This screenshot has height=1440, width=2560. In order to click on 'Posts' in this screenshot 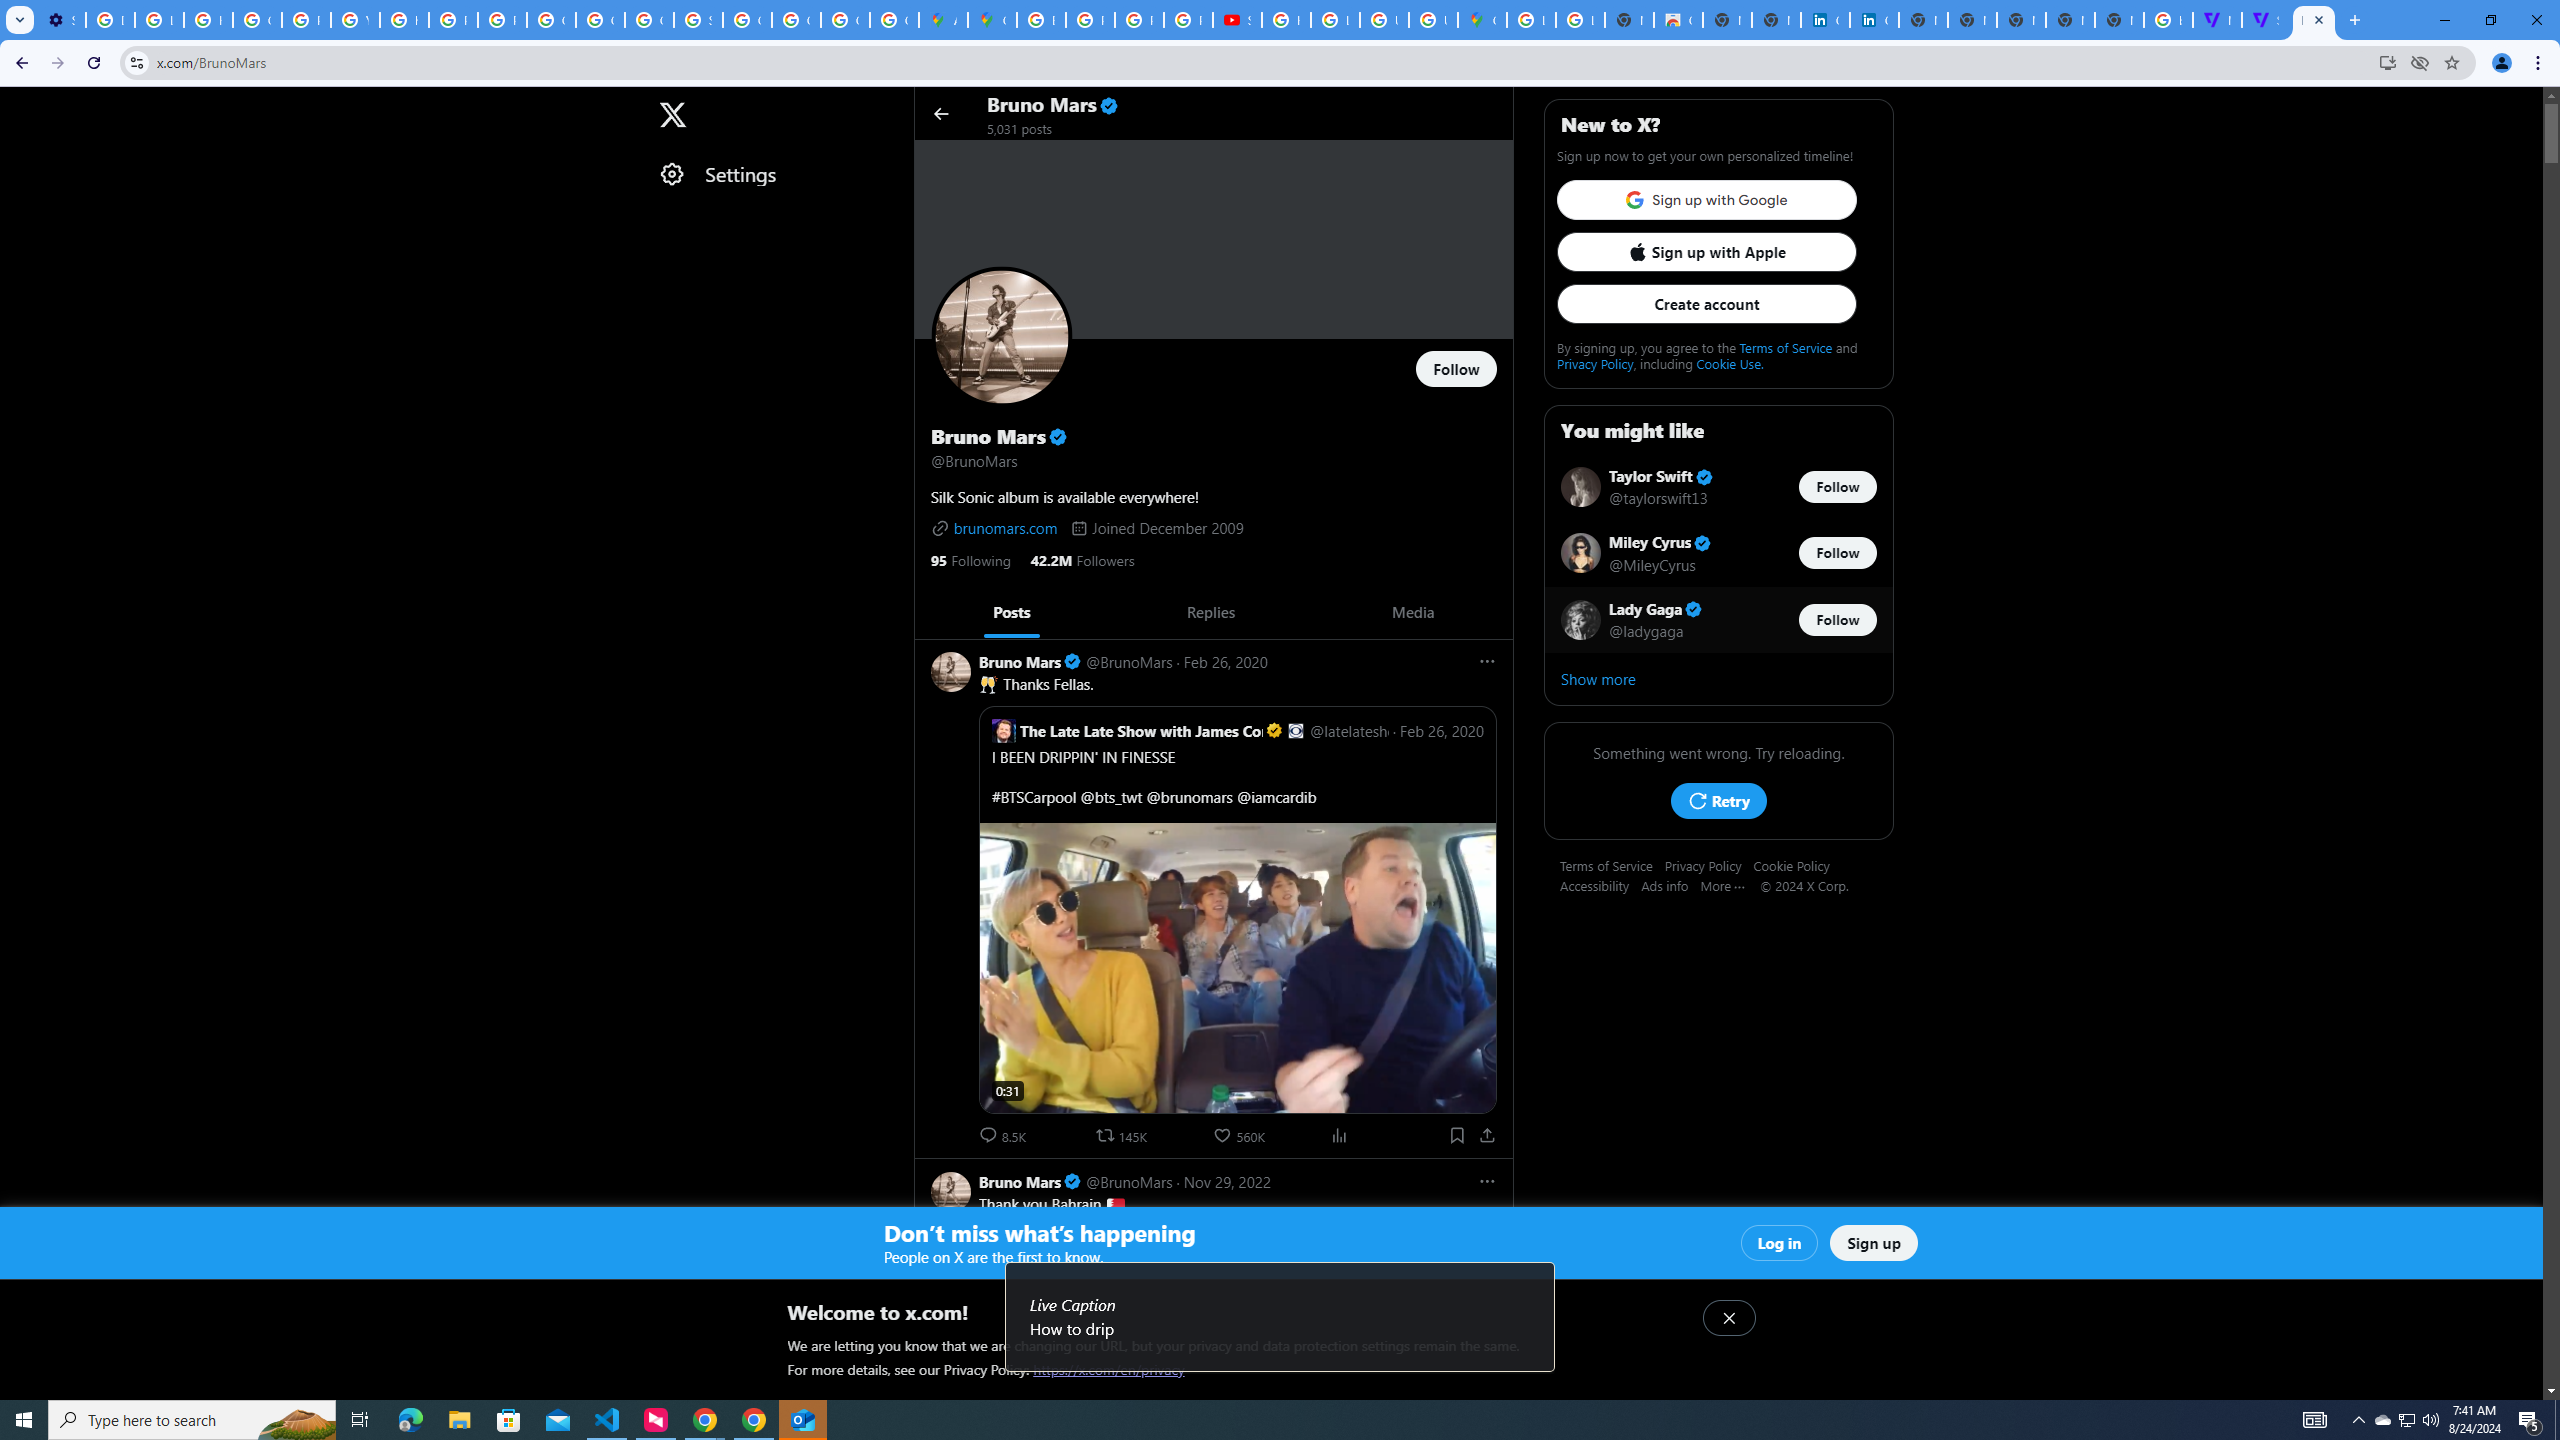, I will do `click(1010, 612)`.